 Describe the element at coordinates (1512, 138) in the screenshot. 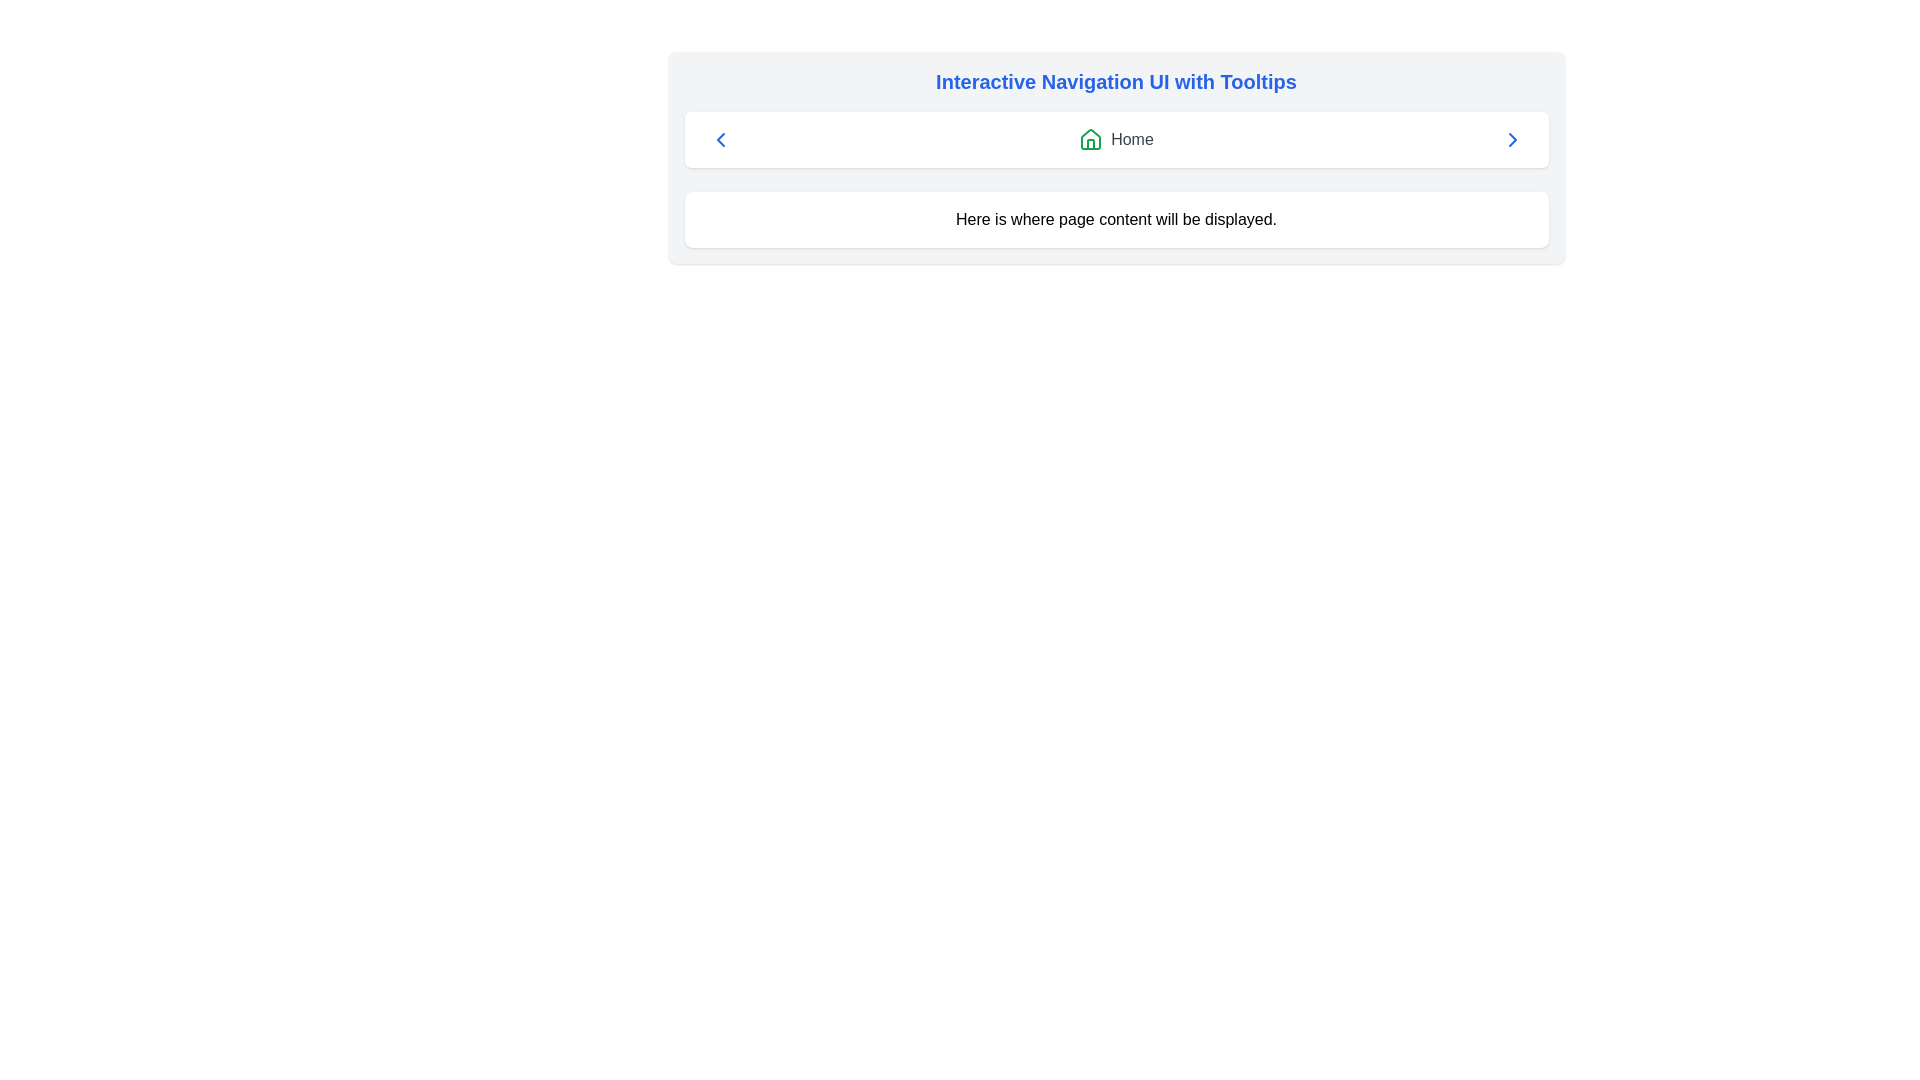

I see `the 'Next' button icon located on the right side of the navigation bar` at that location.